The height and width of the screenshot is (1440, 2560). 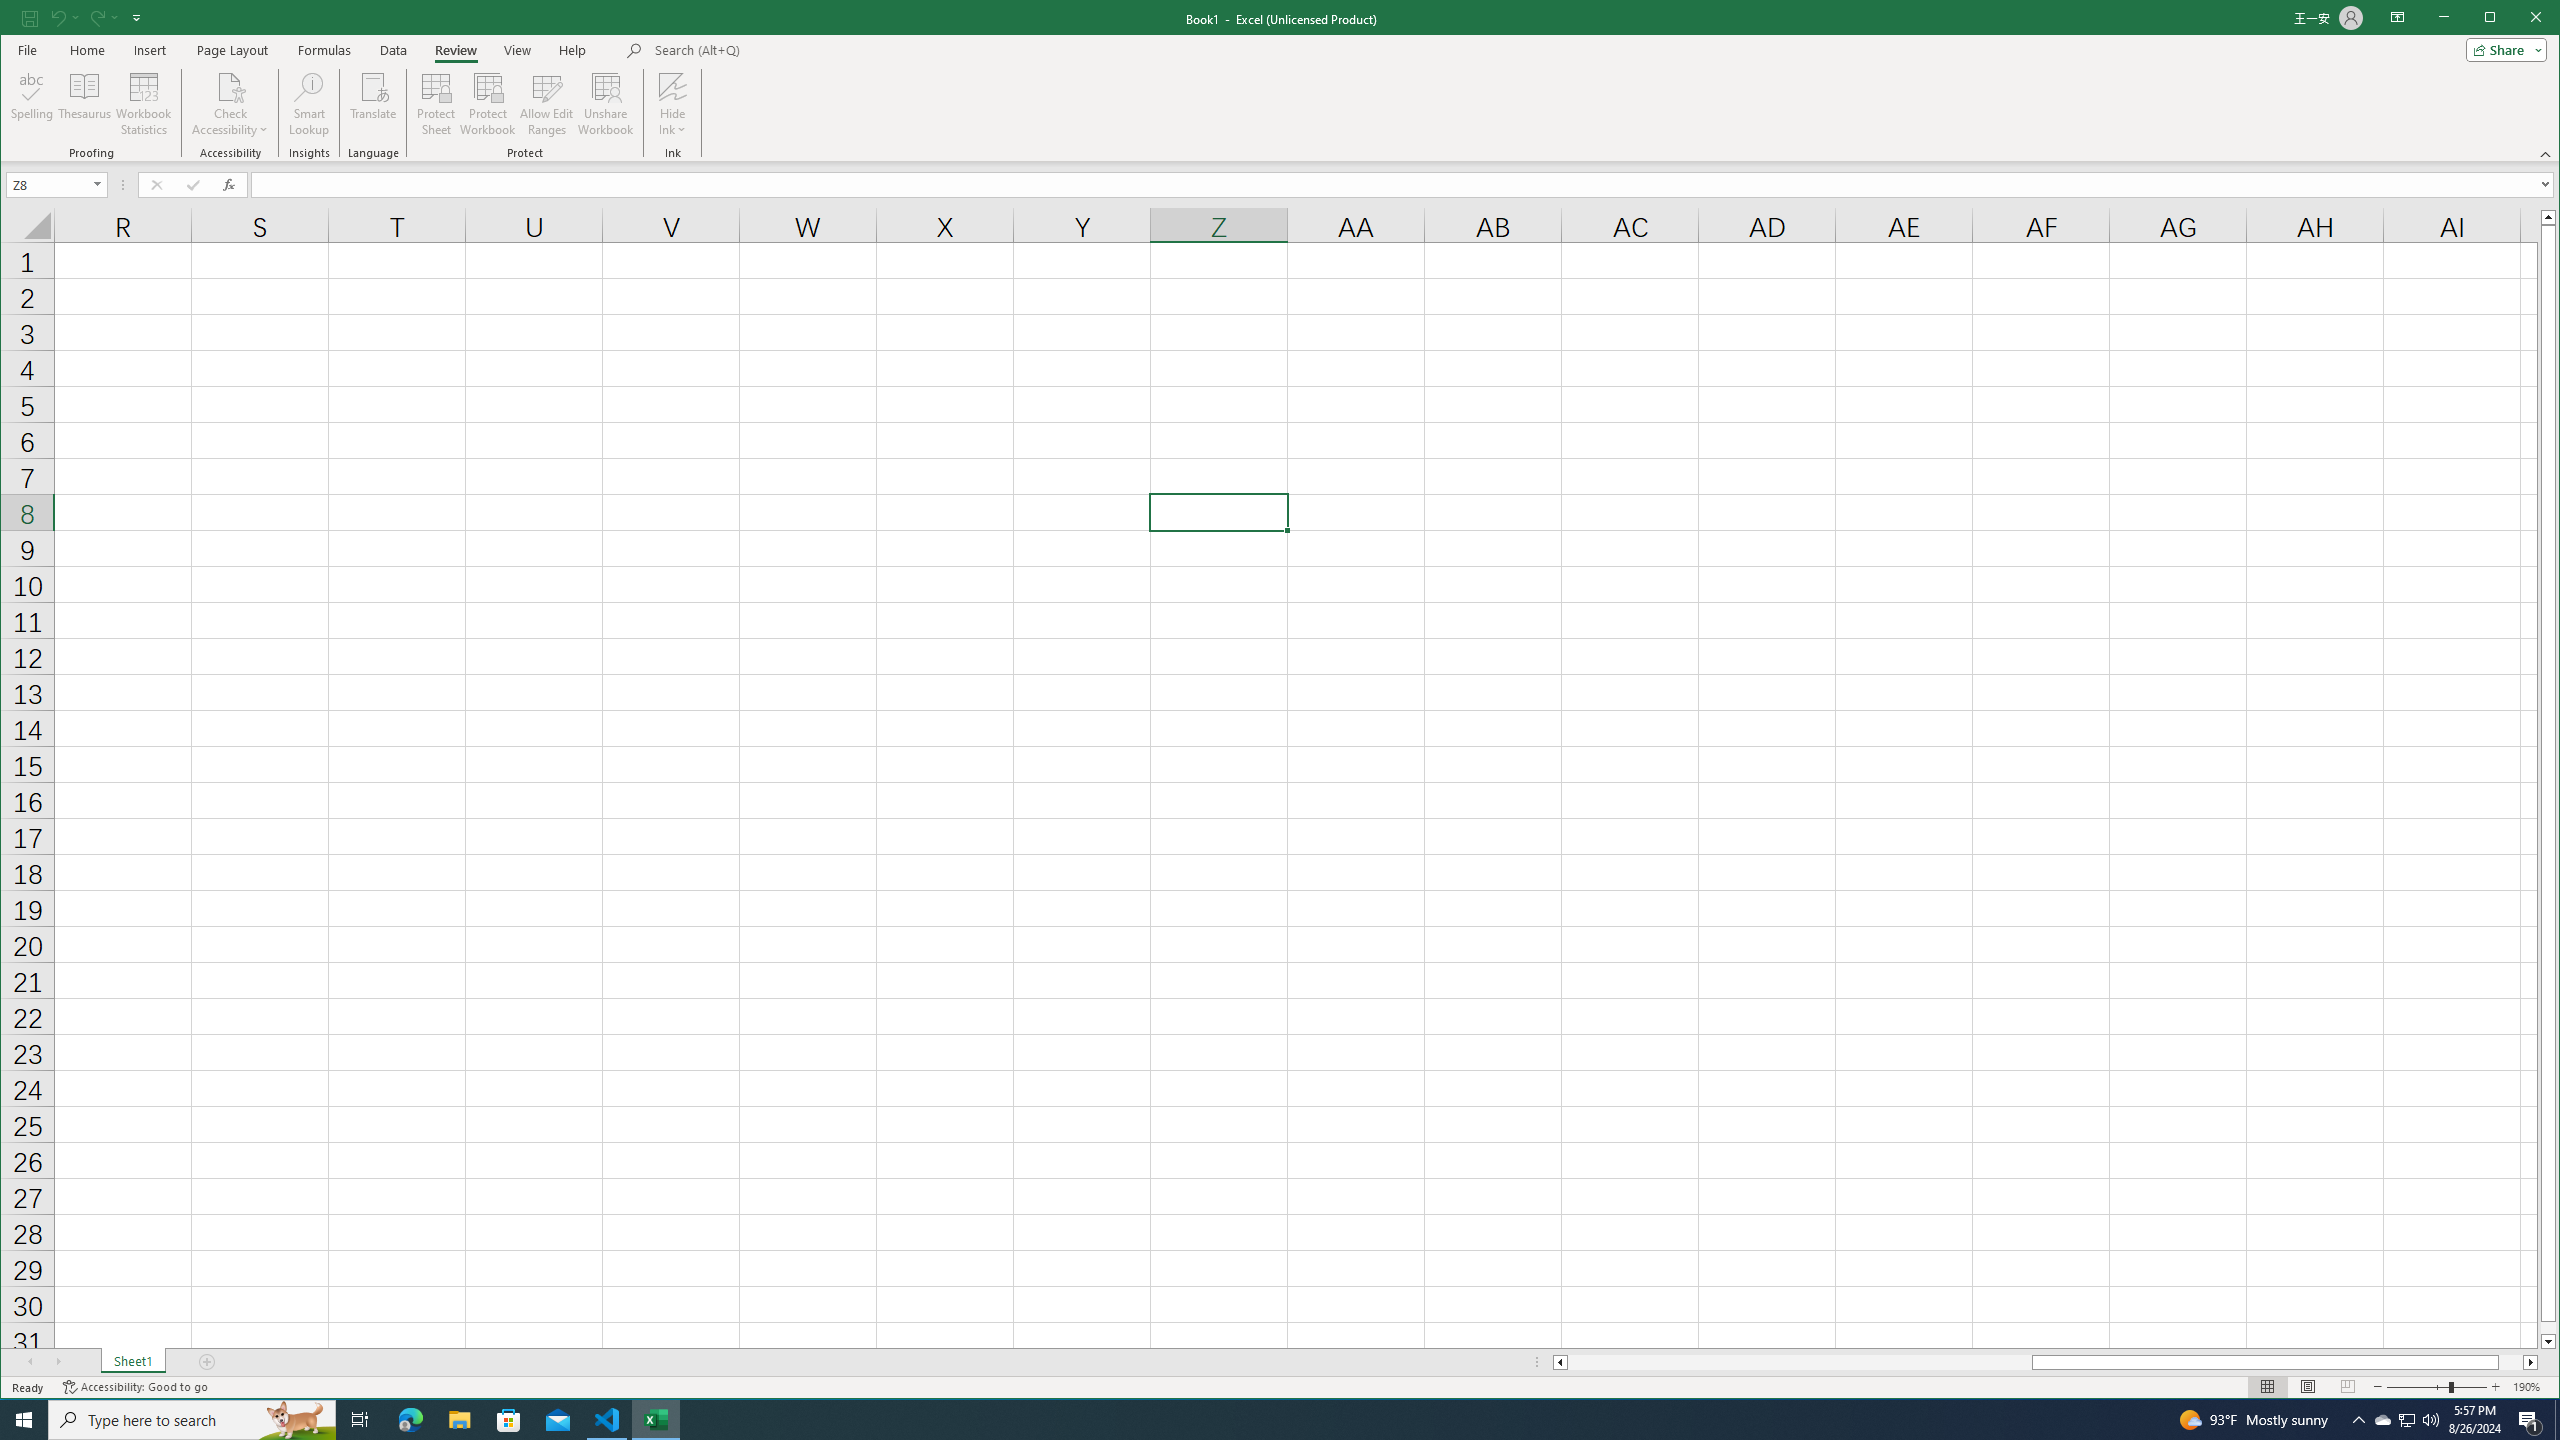 I want to click on 'Spelling...', so click(x=32, y=103).